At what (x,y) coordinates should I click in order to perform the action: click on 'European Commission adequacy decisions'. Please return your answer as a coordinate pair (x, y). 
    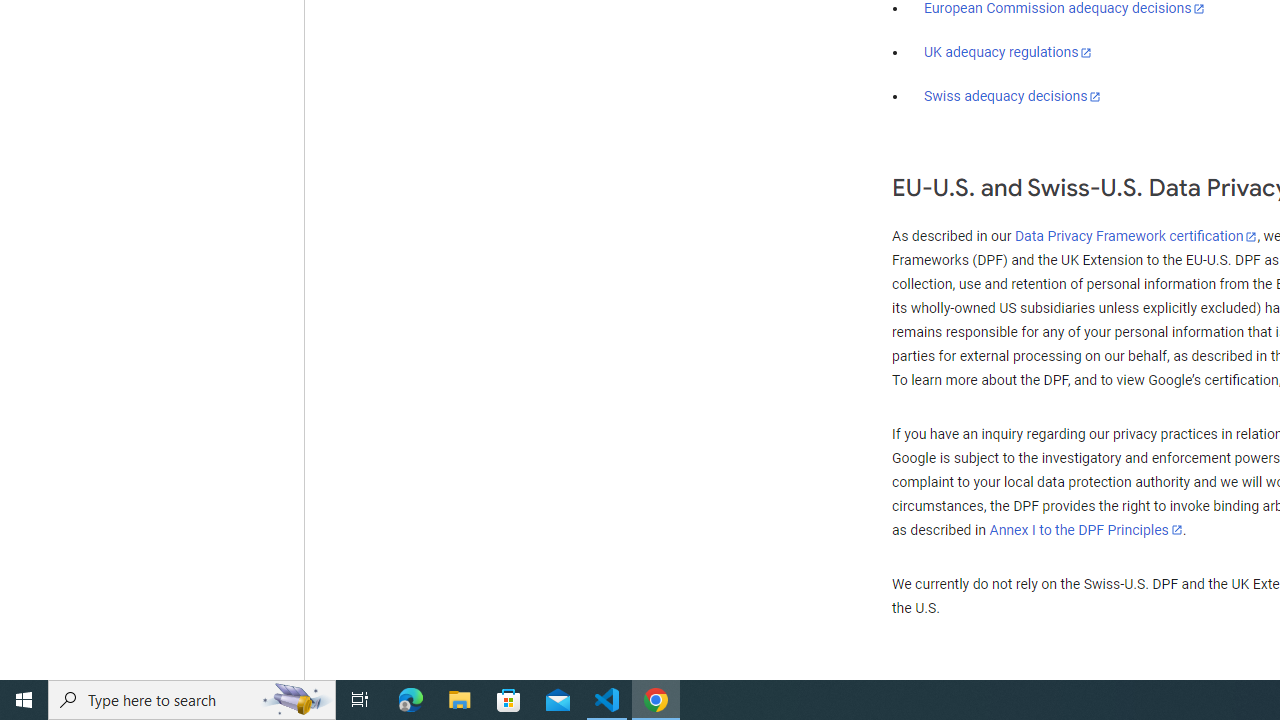
    Looking at the image, I should click on (1063, 9).